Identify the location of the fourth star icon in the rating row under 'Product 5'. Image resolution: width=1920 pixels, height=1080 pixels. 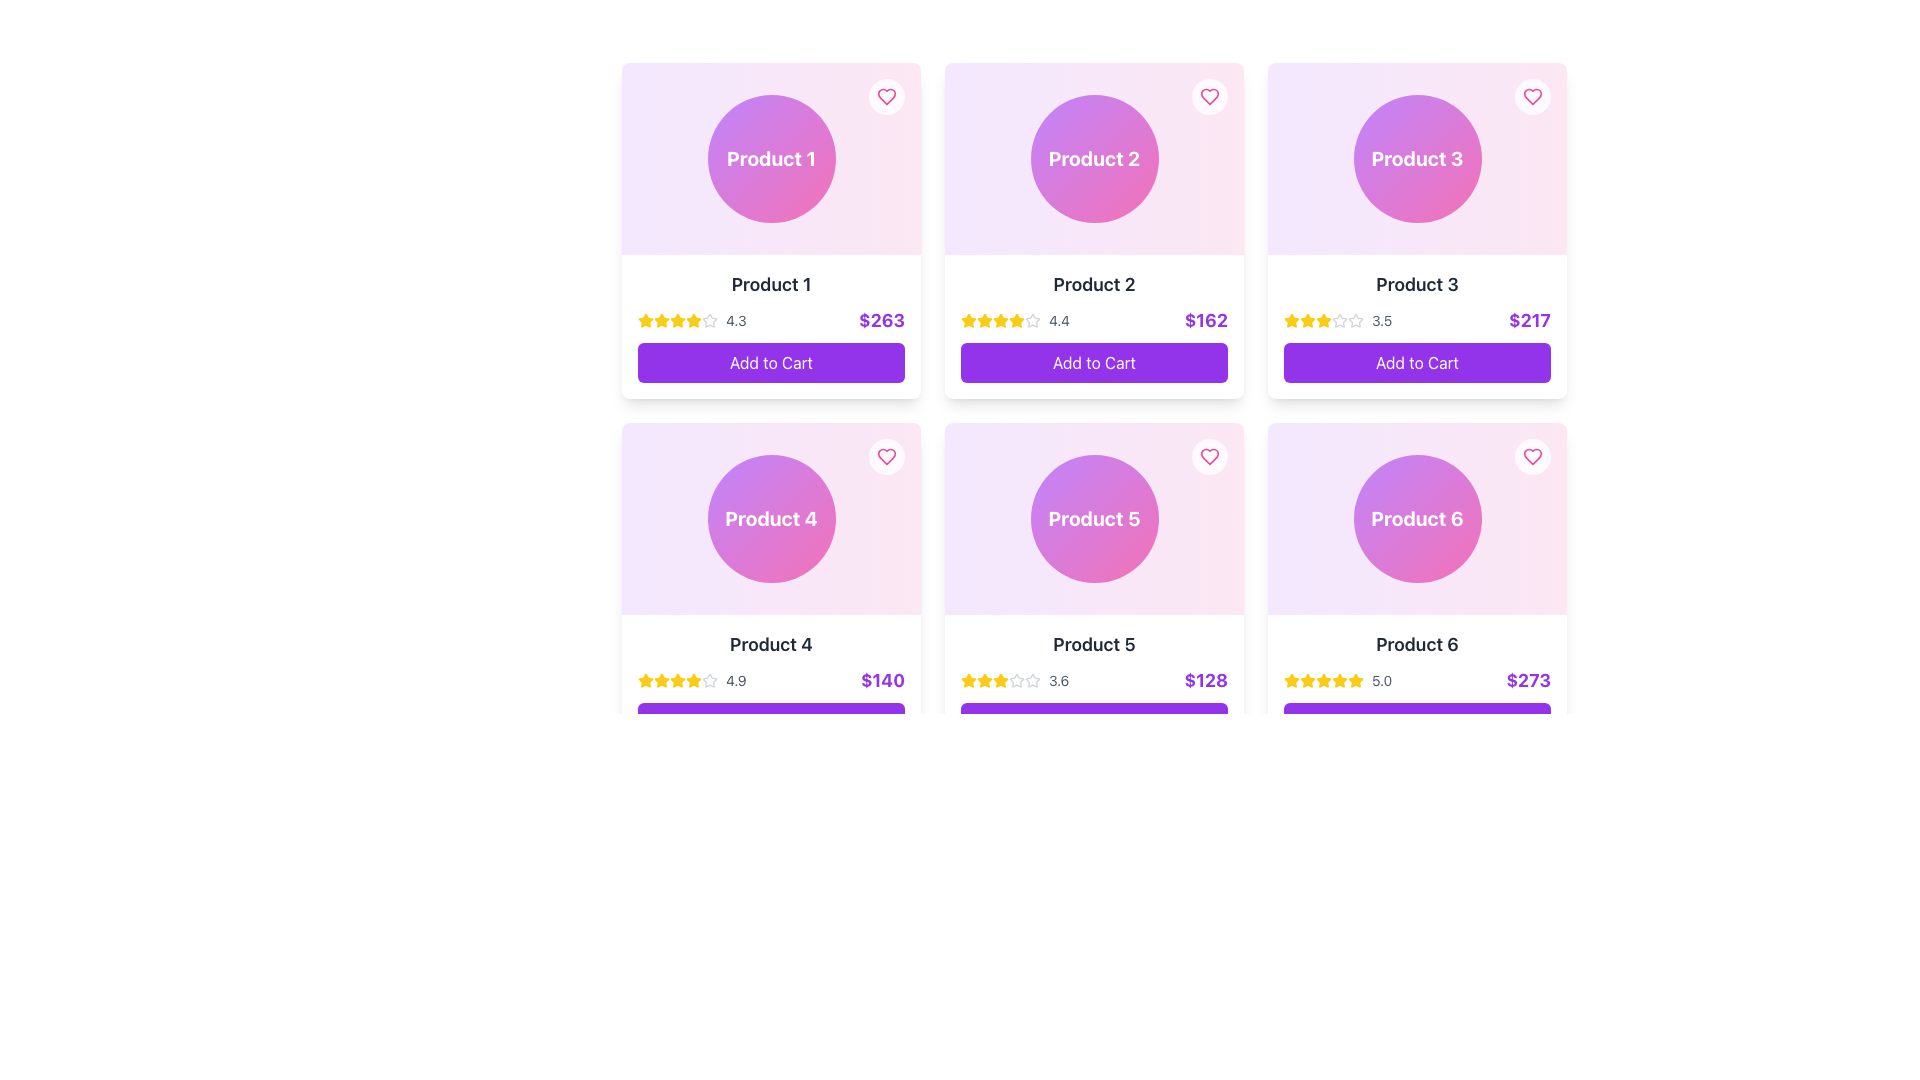
(1017, 679).